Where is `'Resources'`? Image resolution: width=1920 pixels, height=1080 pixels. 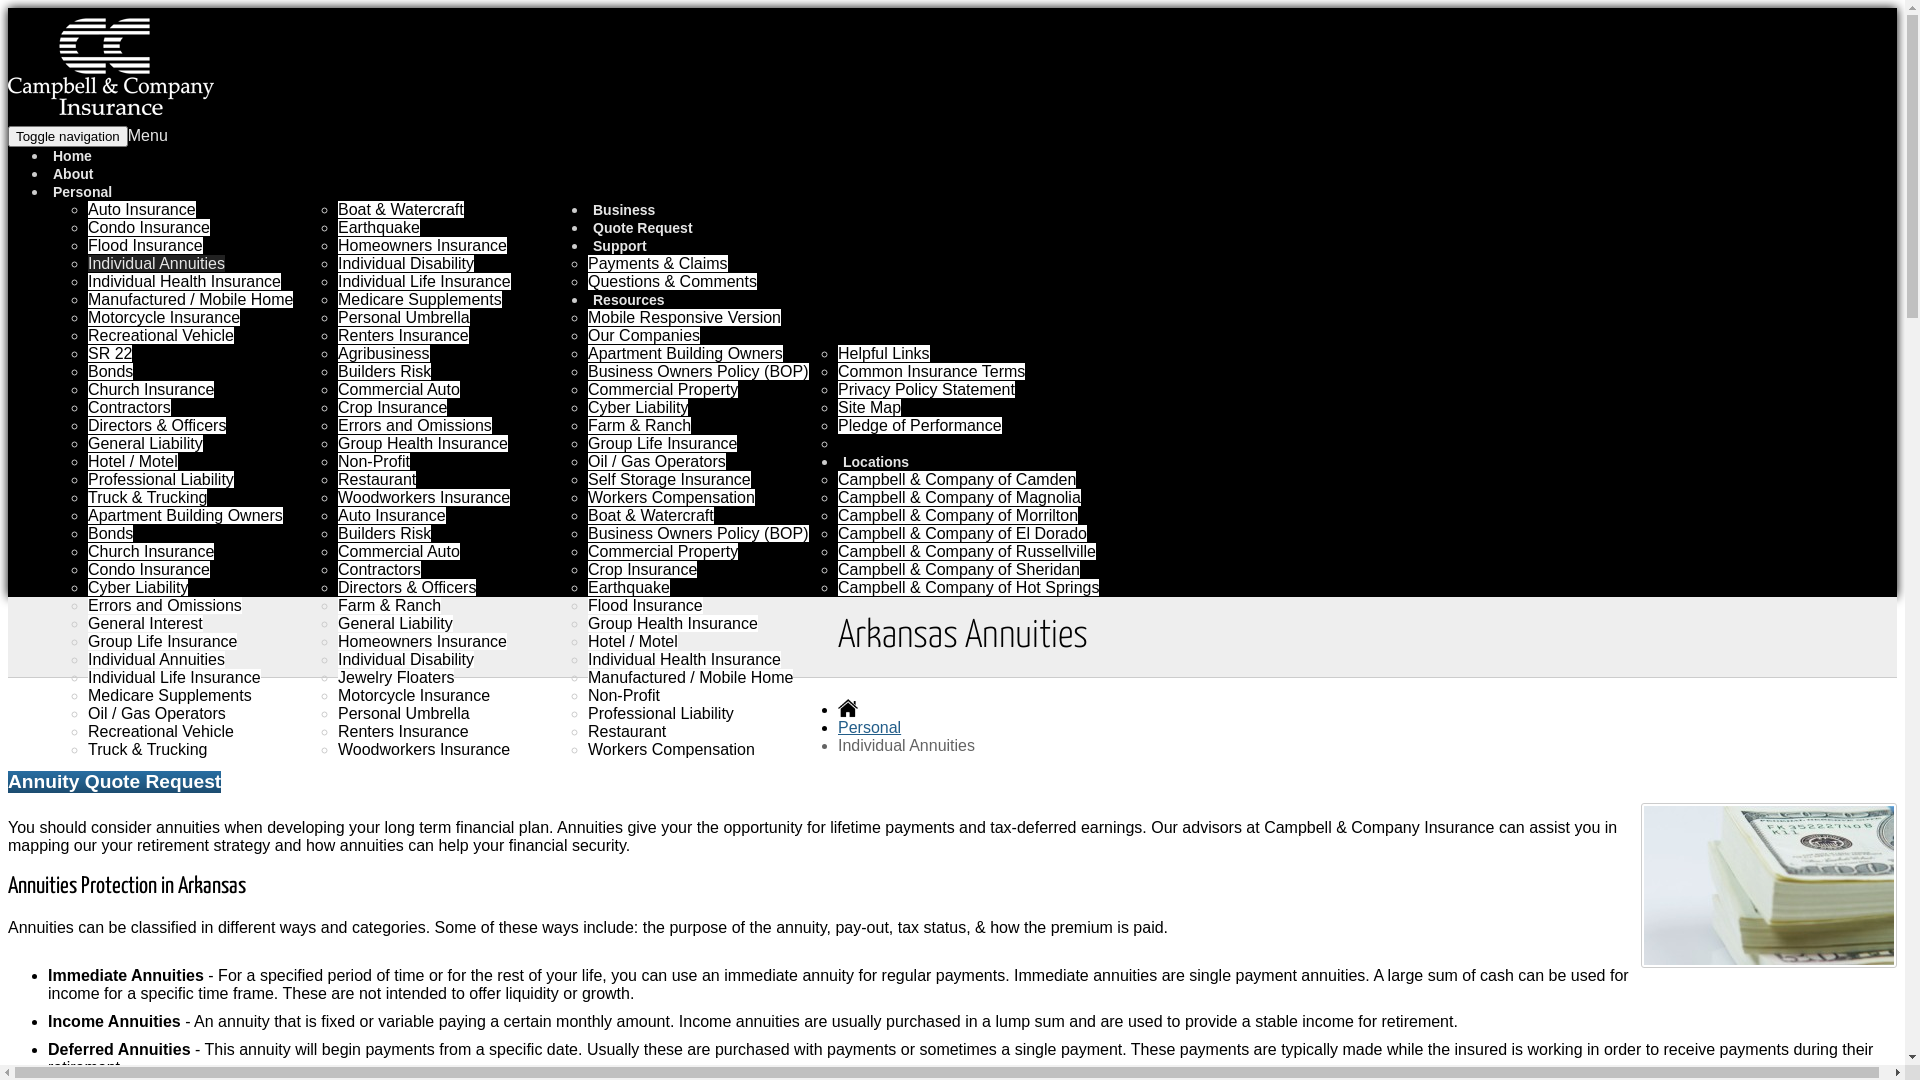 'Resources' is located at coordinates (629, 300).